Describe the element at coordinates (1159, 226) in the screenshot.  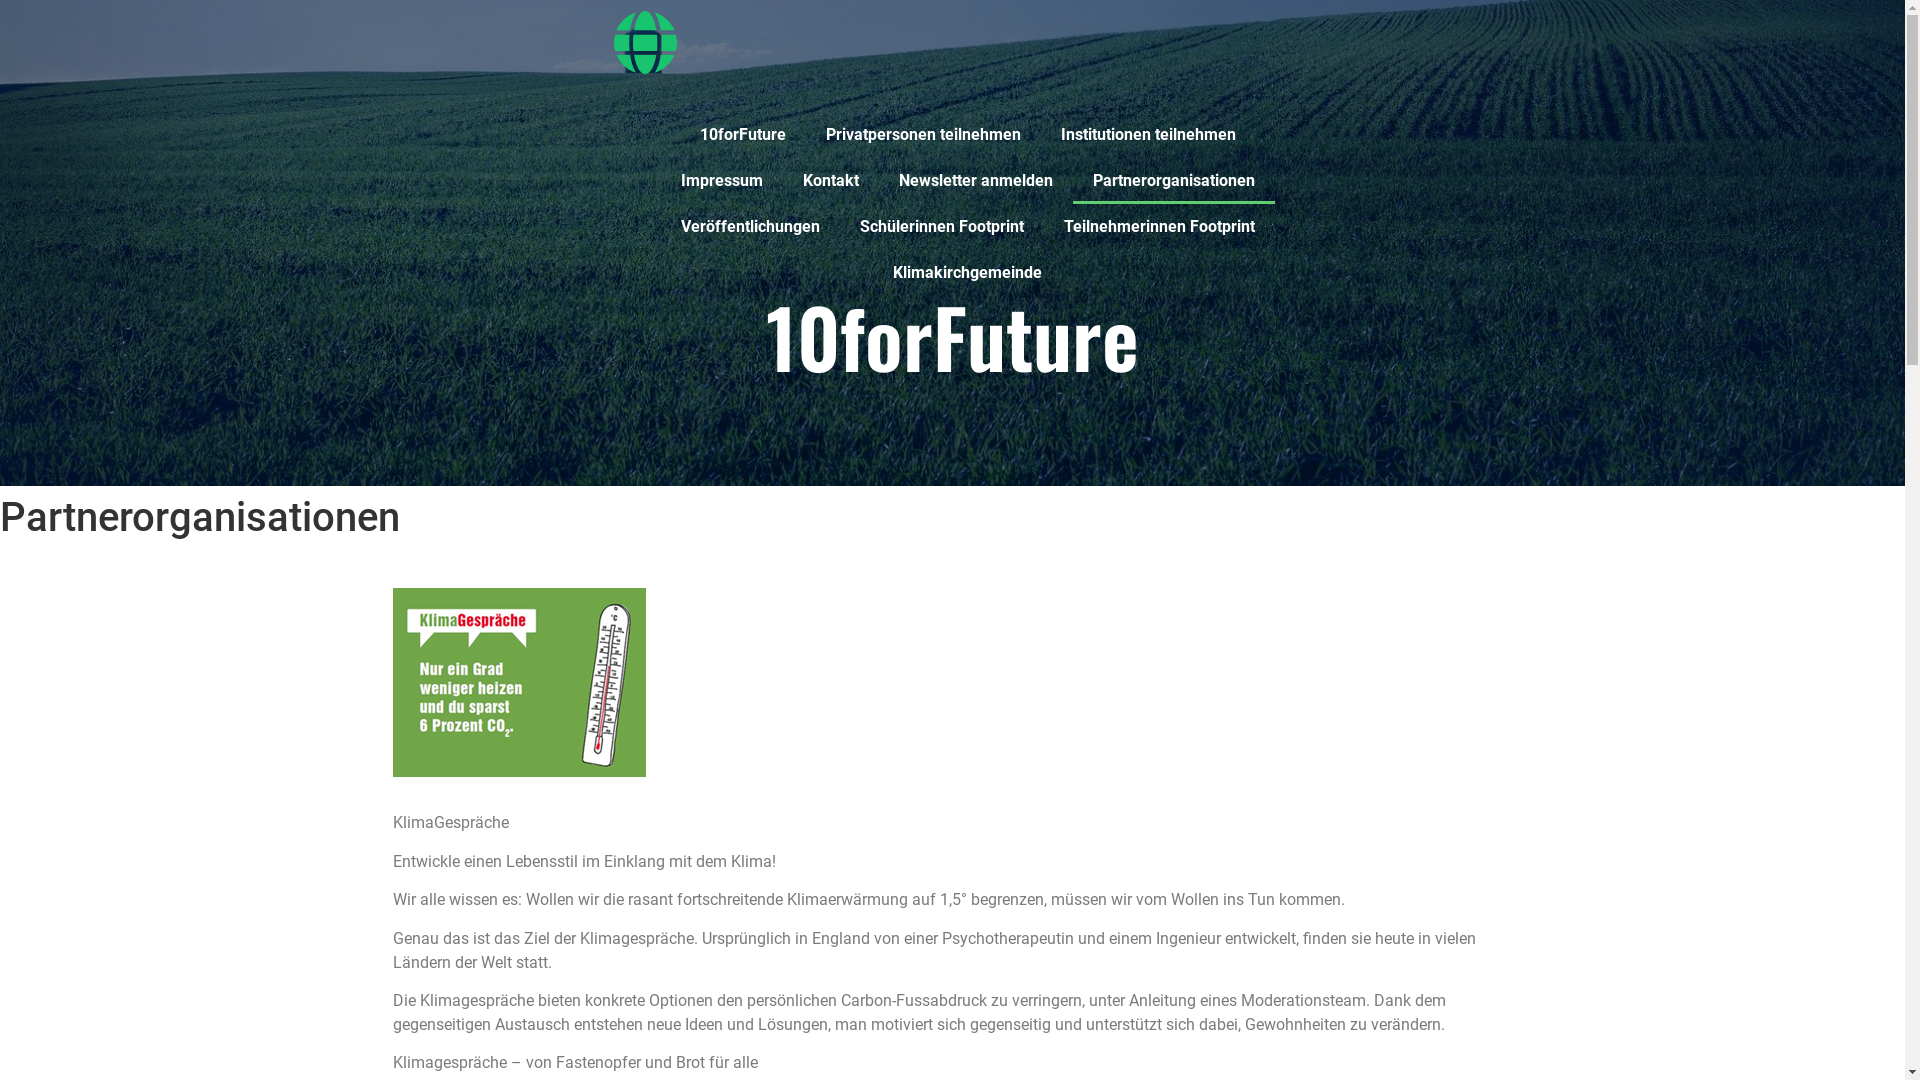
I see `'Teilnehmerinnen Footprint'` at that location.